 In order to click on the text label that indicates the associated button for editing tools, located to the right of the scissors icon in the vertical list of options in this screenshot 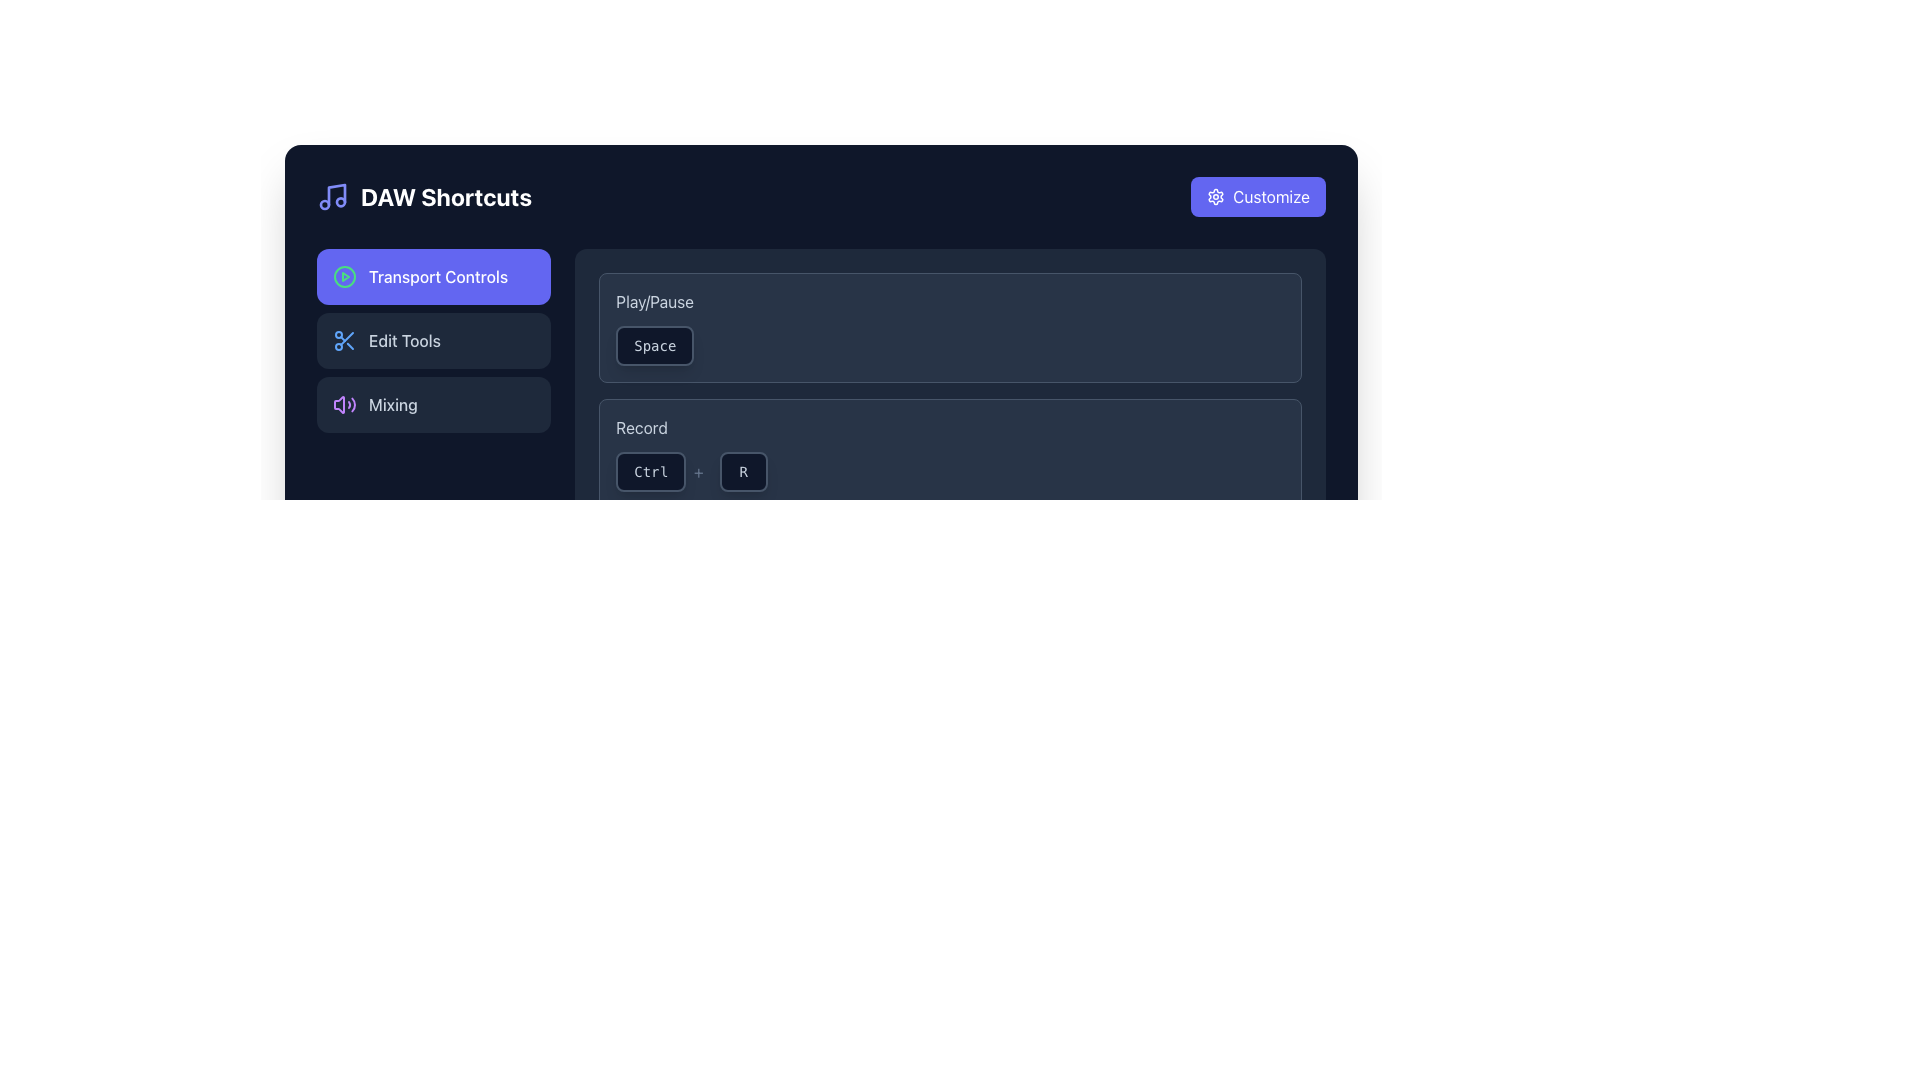, I will do `click(403, 339)`.